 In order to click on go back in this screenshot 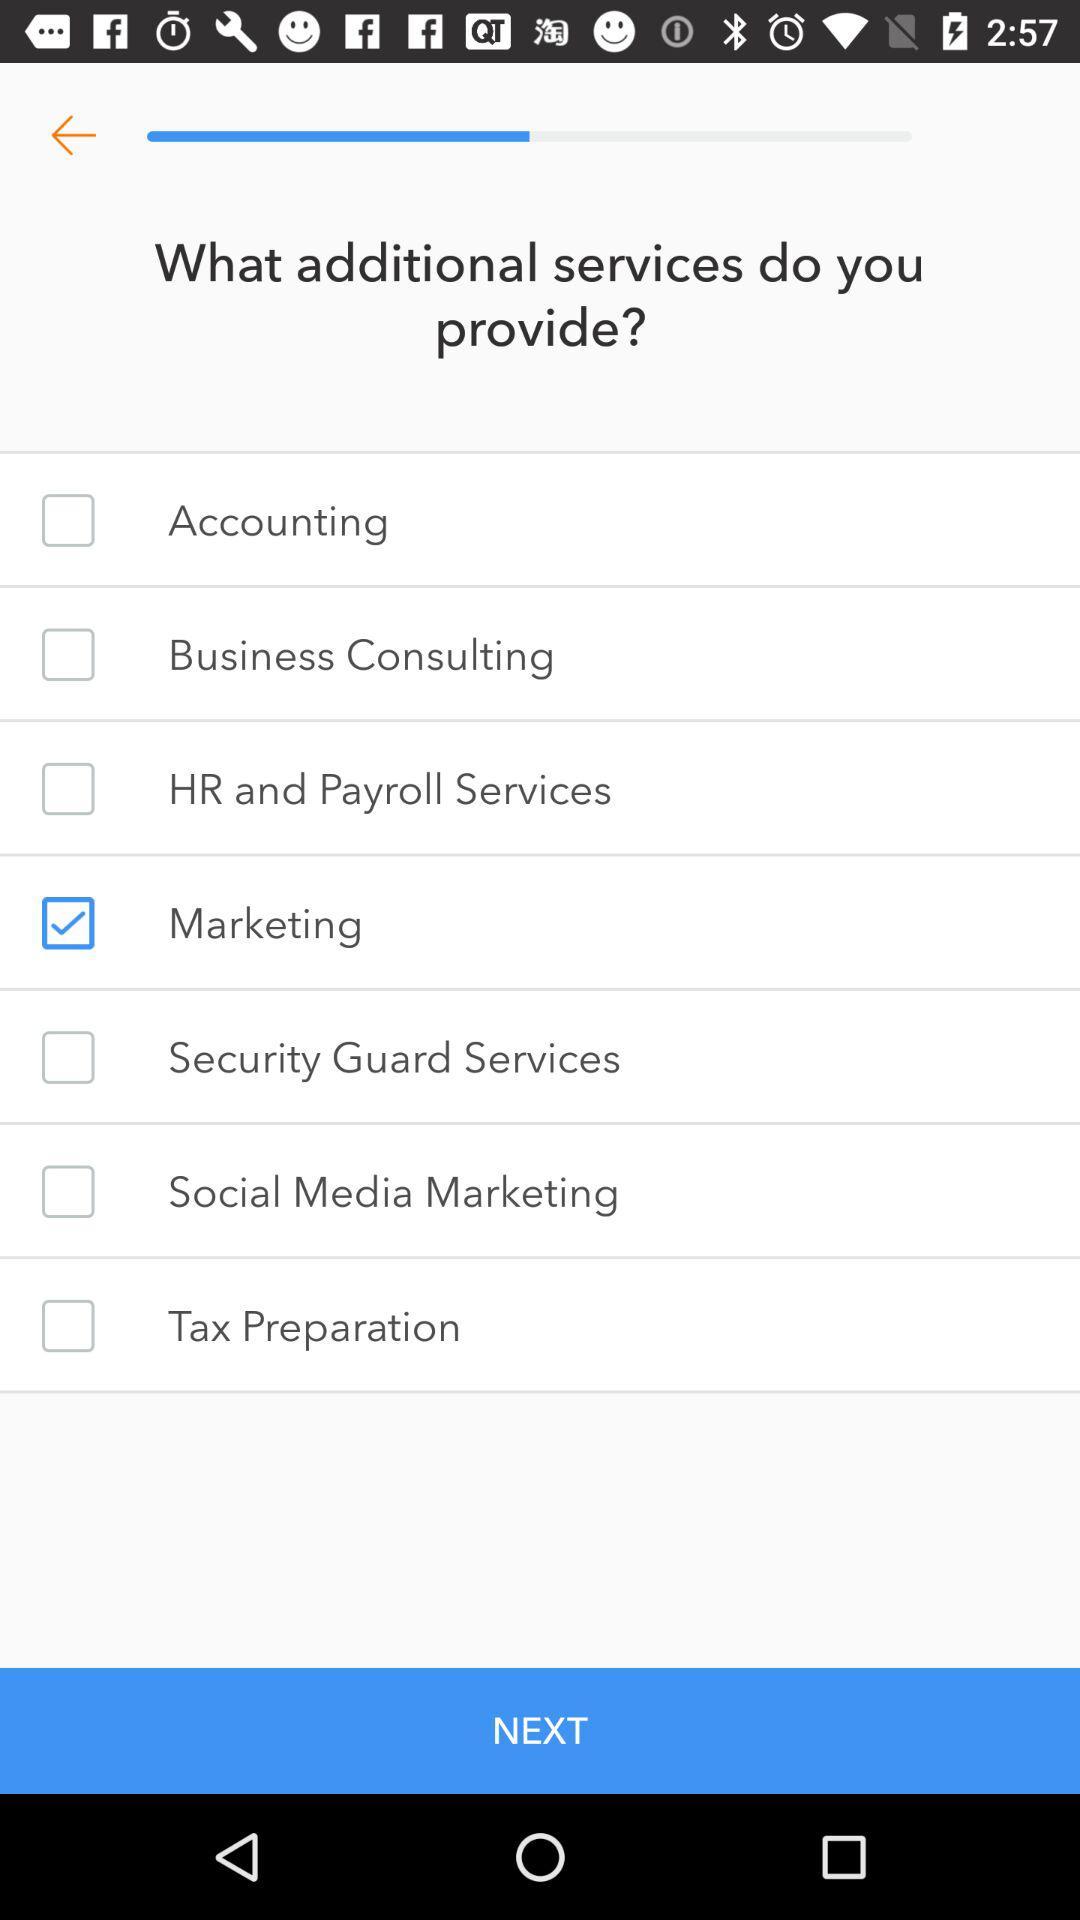, I will do `click(72, 135)`.